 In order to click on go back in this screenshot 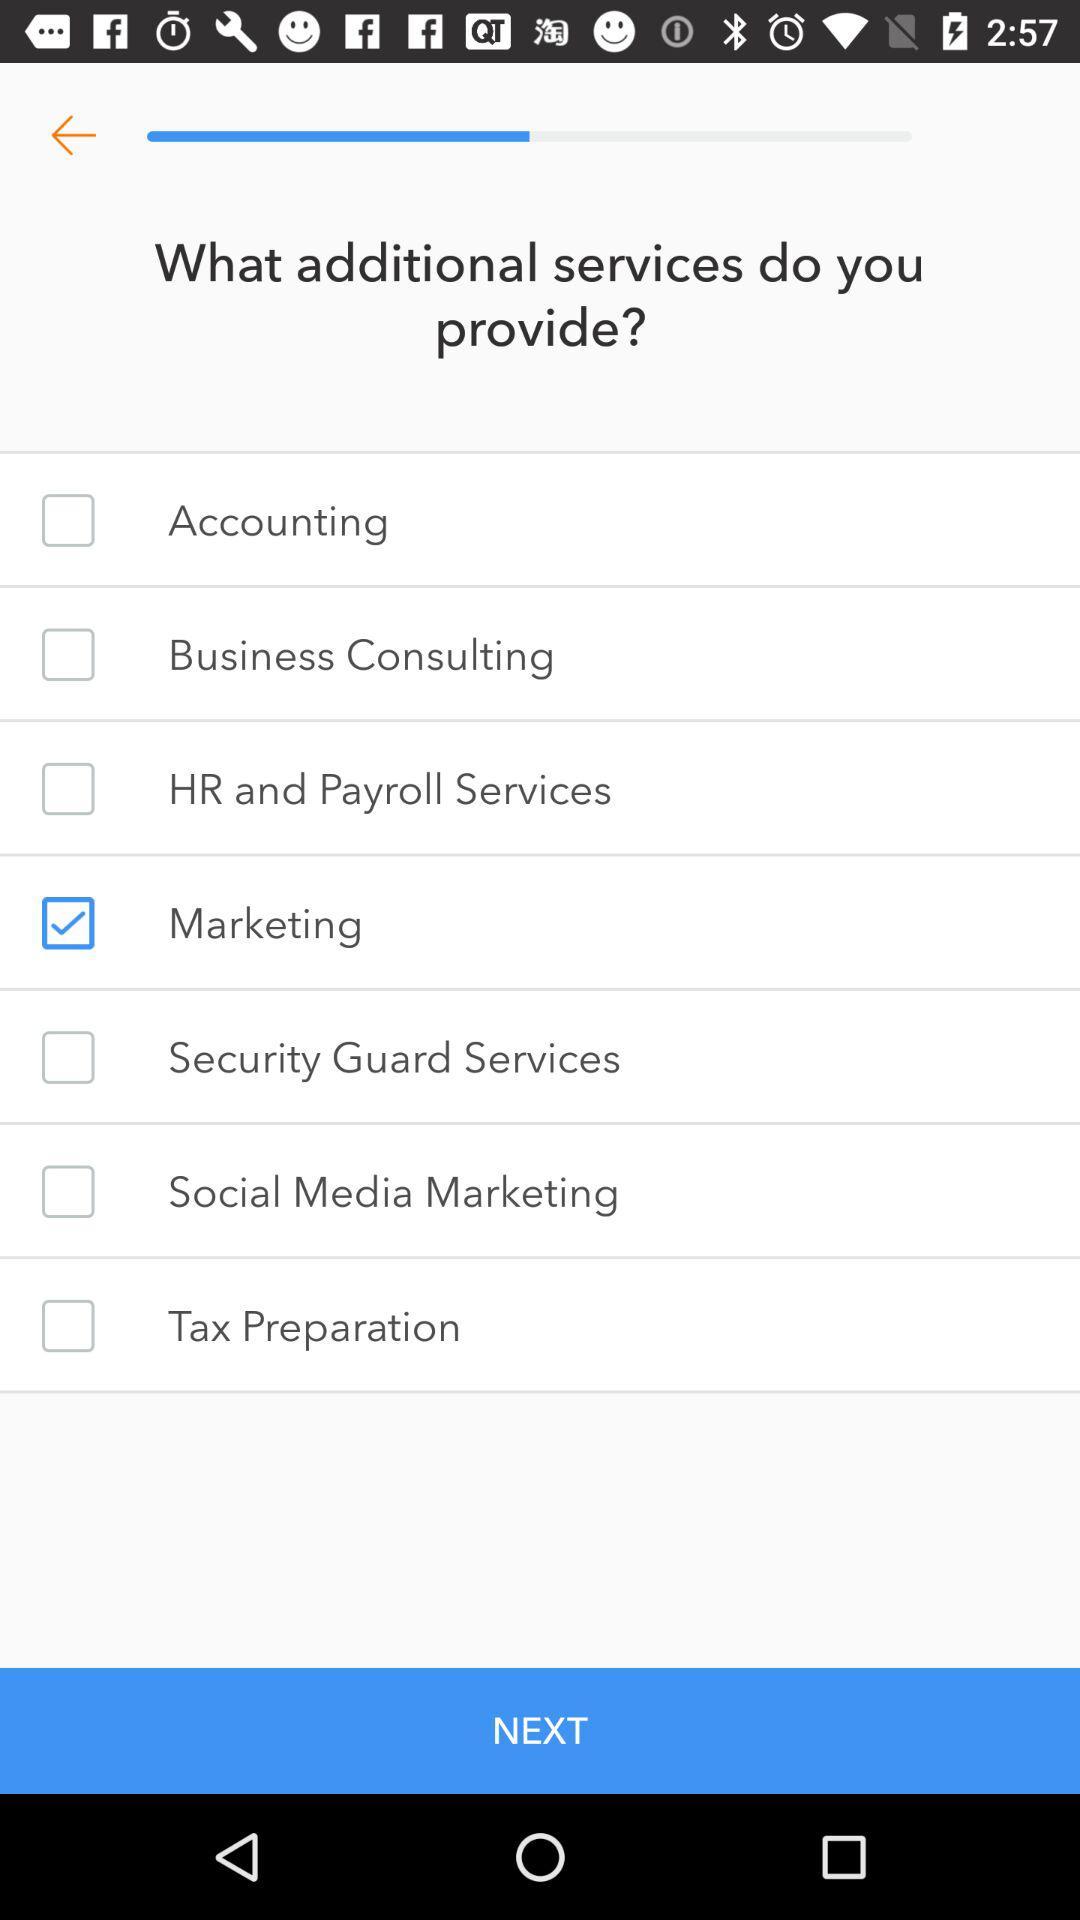, I will do `click(72, 135)`.